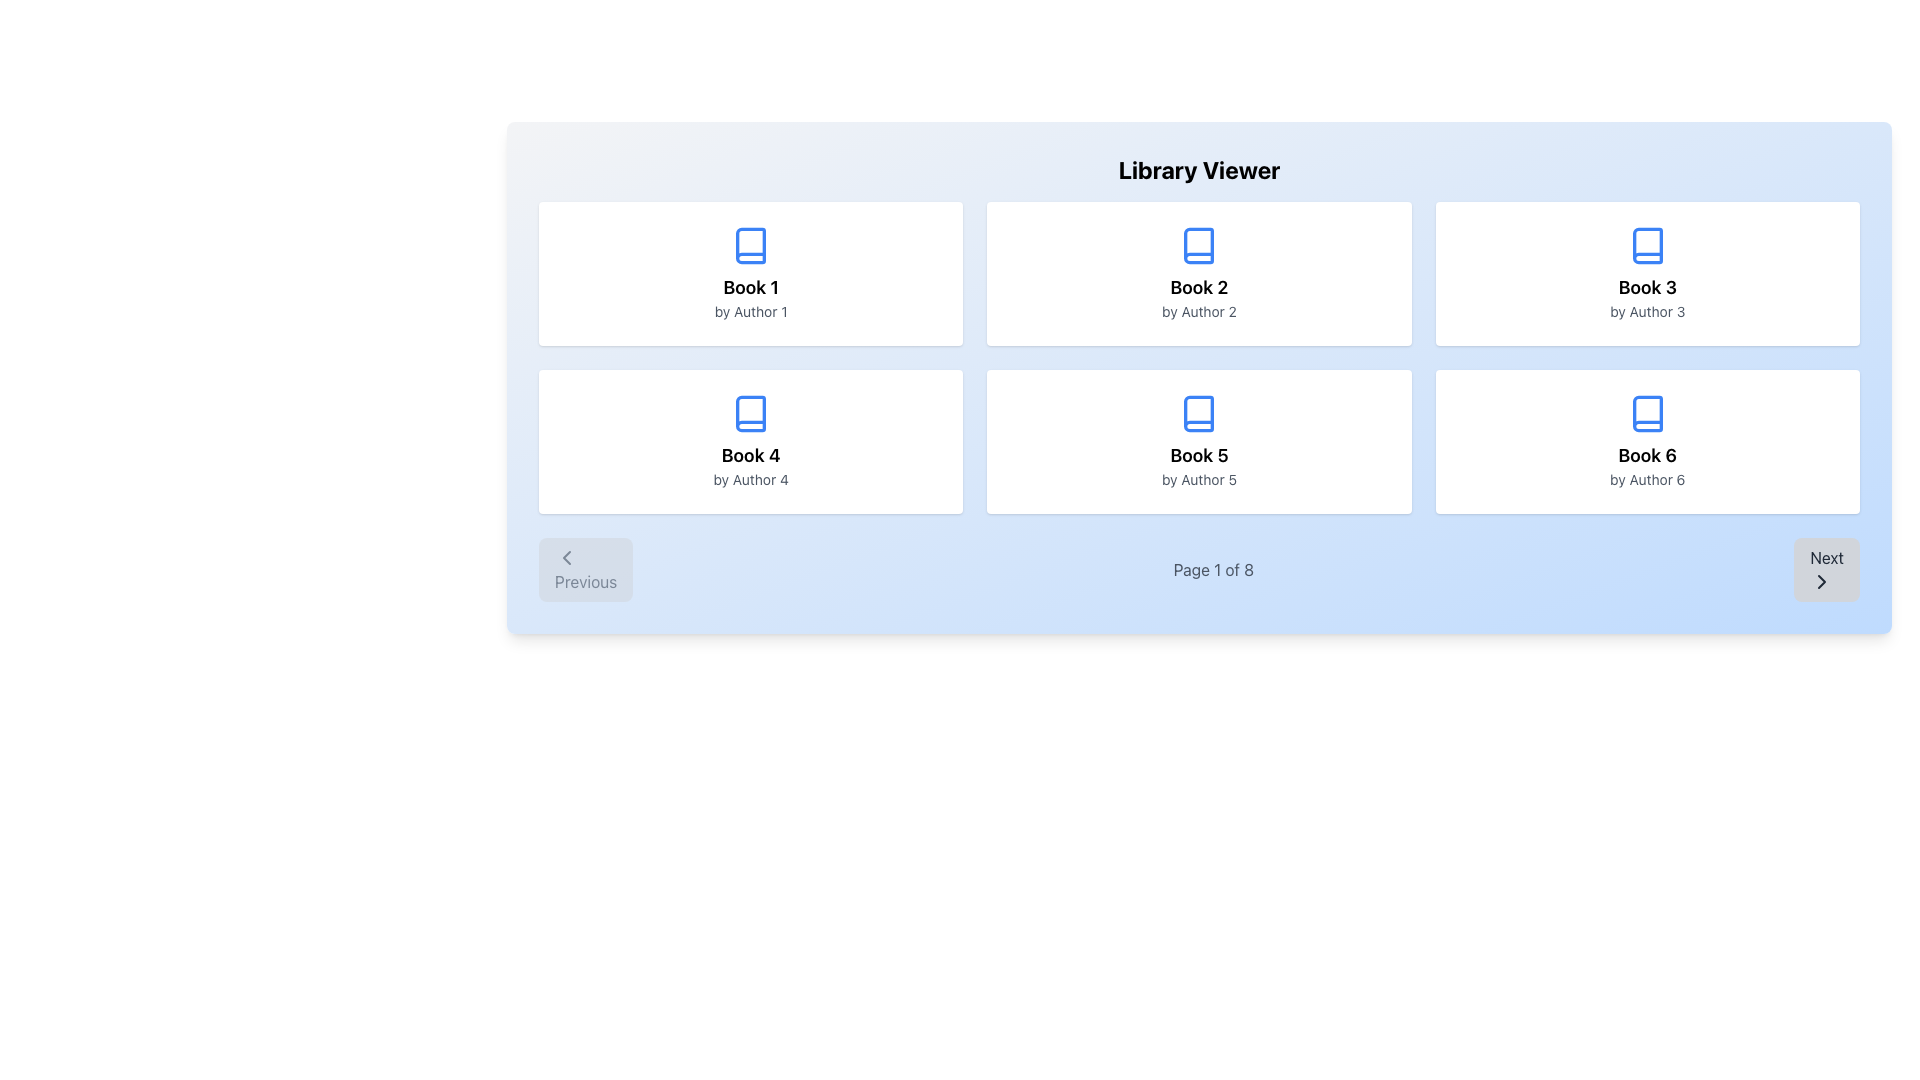 This screenshot has height=1080, width=1920. I want to click on the title text label of 'Book 5' by 'Author 5', which is located within its card in the second row and third column of the grid layout, so click(1199, 455).